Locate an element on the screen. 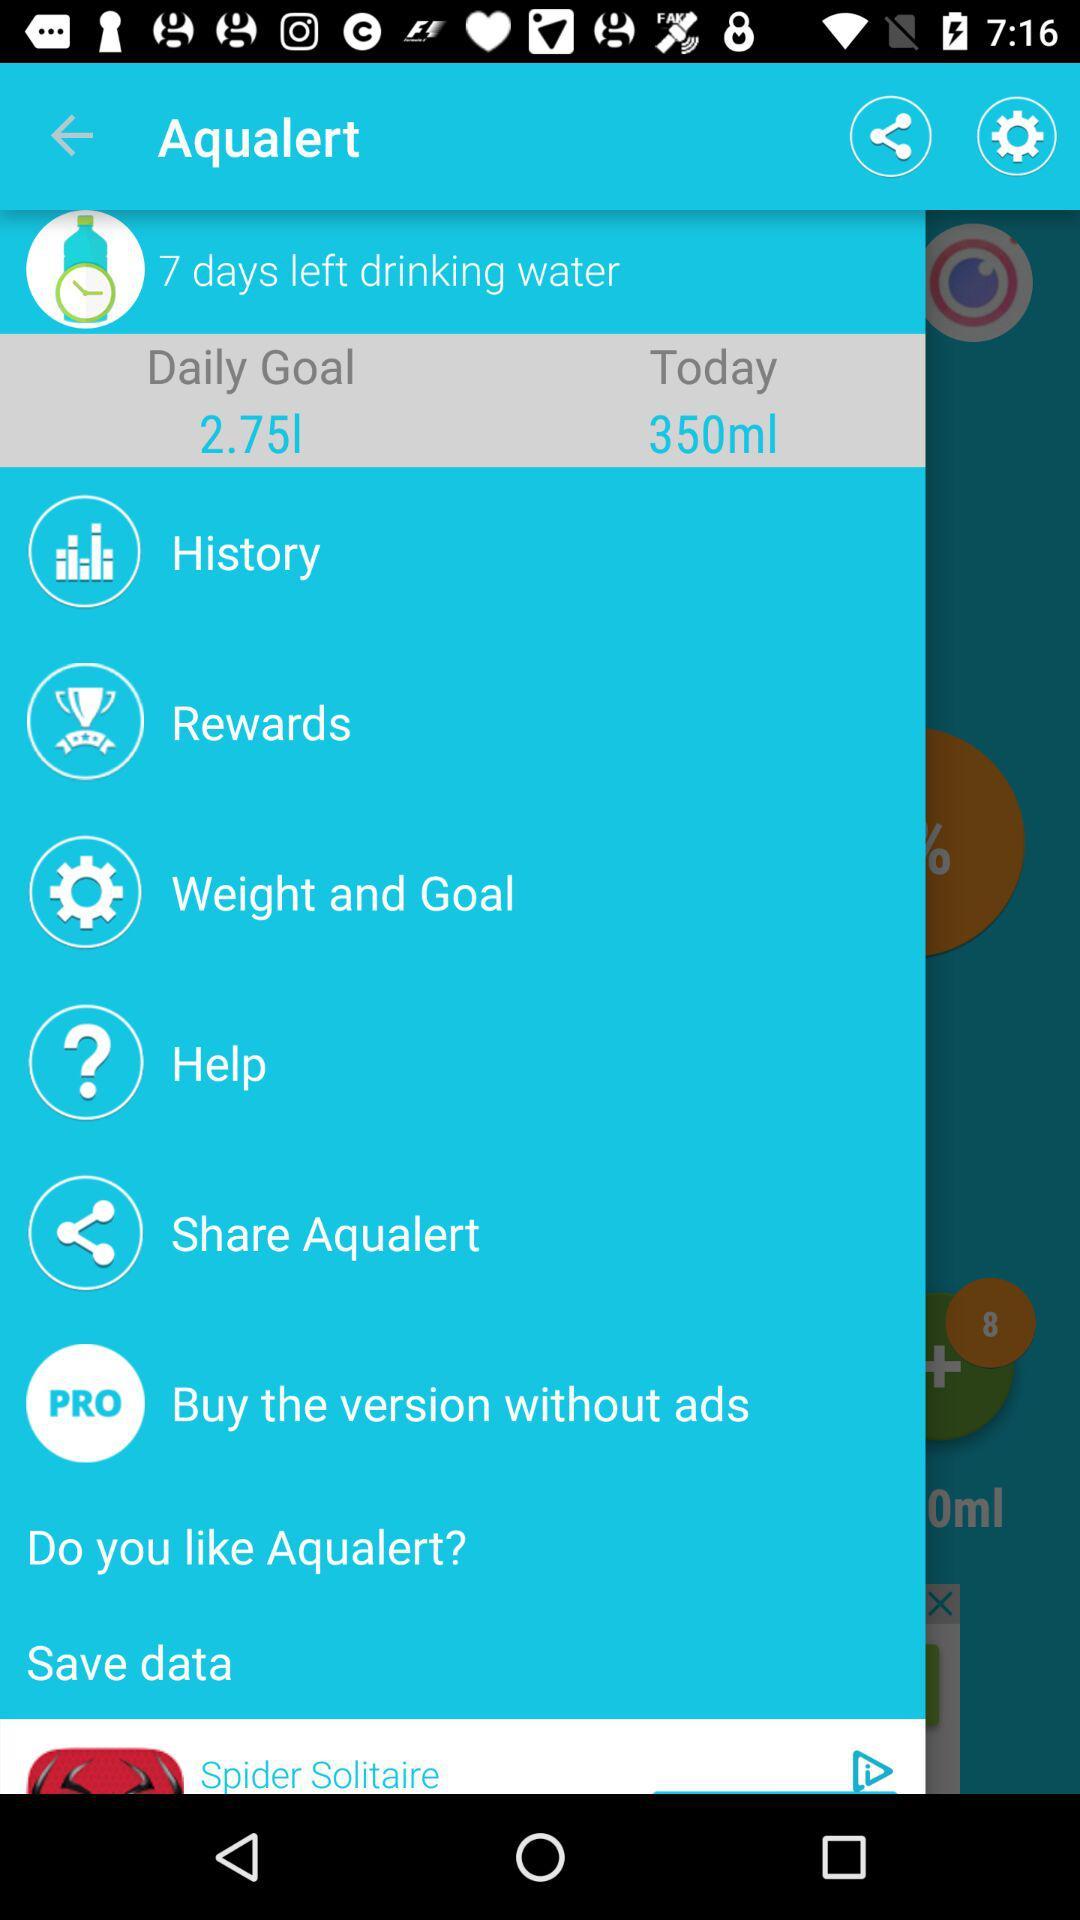  the photo icon is located at coordinates (972, 281).